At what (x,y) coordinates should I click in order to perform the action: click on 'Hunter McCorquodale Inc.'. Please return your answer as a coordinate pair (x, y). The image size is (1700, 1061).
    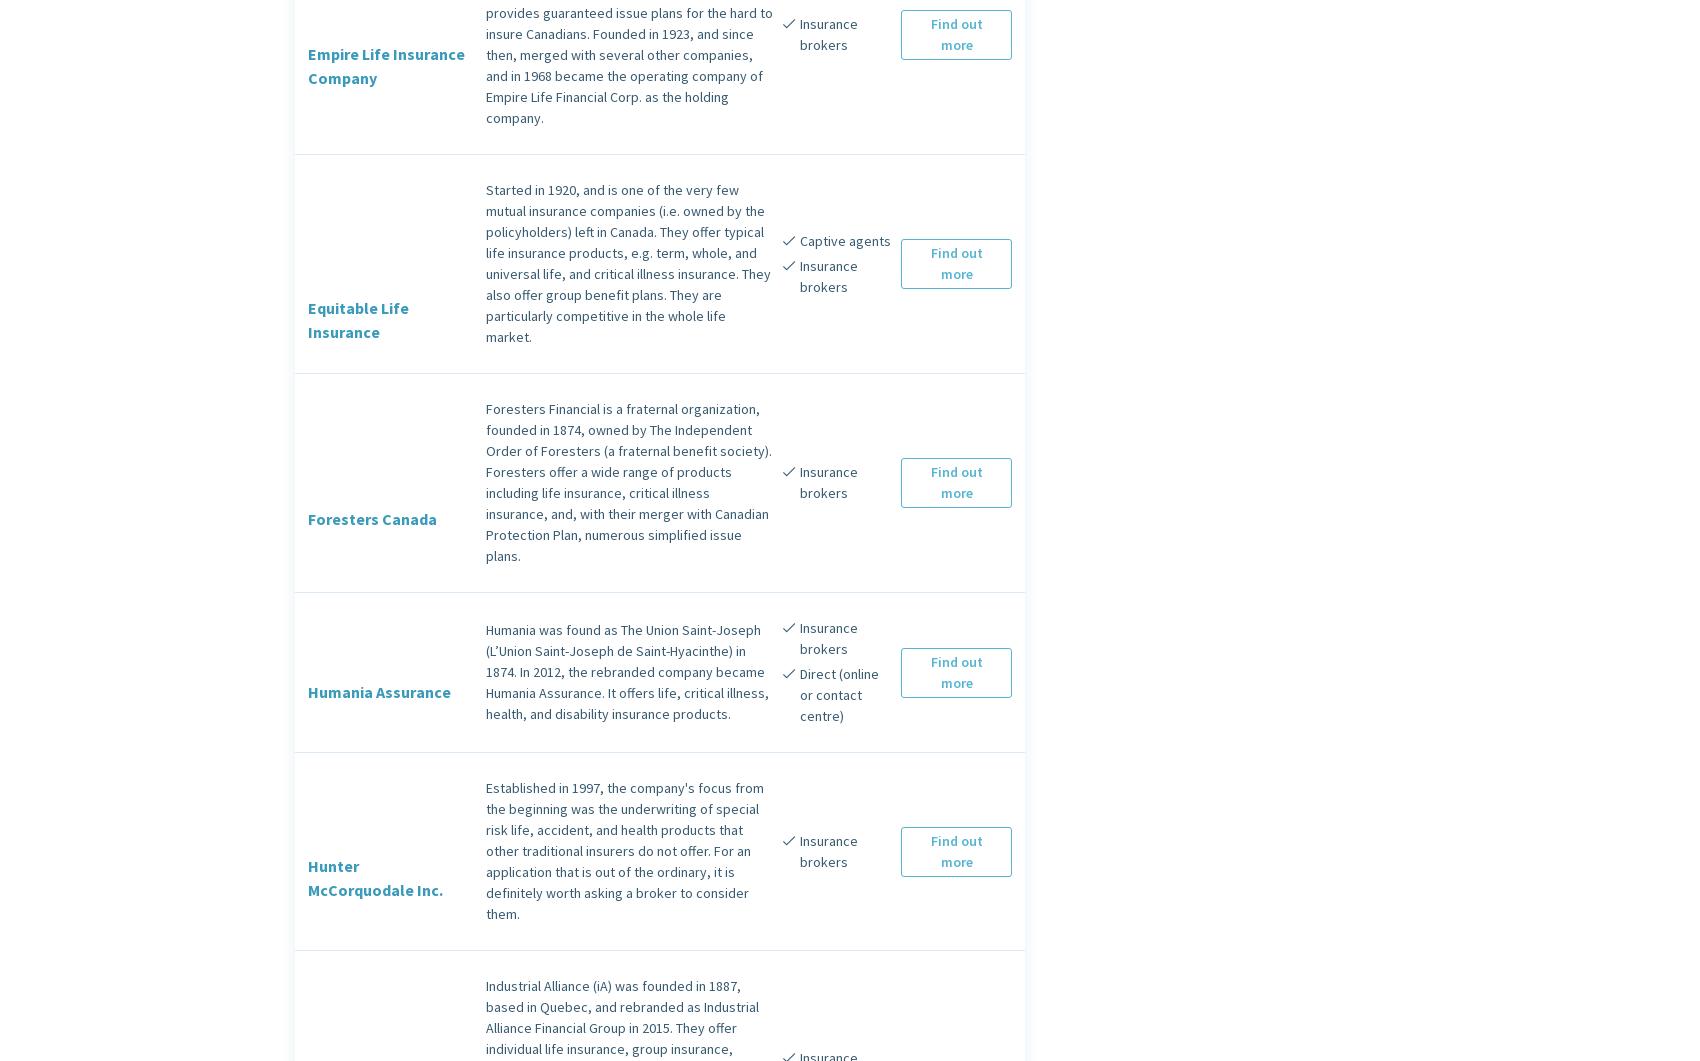
    Looking at the image, I should click on (374, 877).